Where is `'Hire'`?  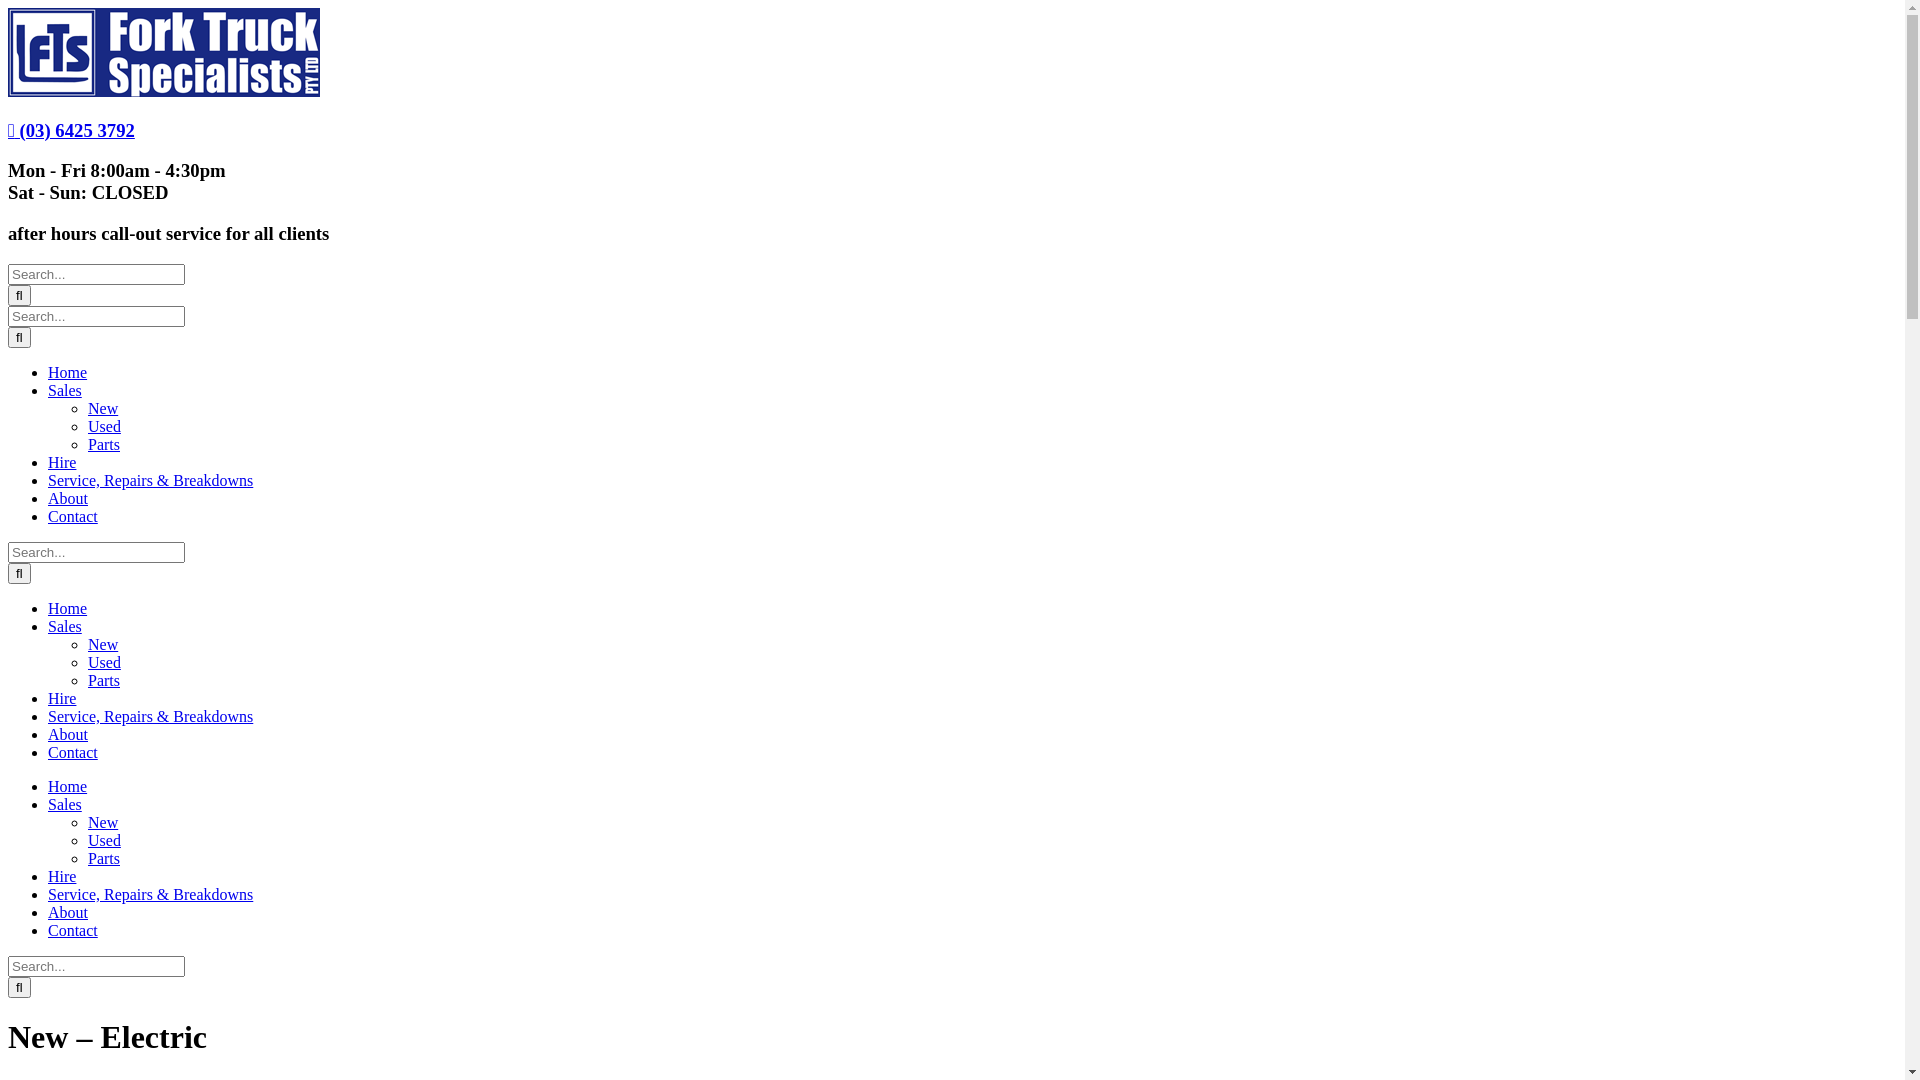 'Hire' is located at coordinates (62, 875).